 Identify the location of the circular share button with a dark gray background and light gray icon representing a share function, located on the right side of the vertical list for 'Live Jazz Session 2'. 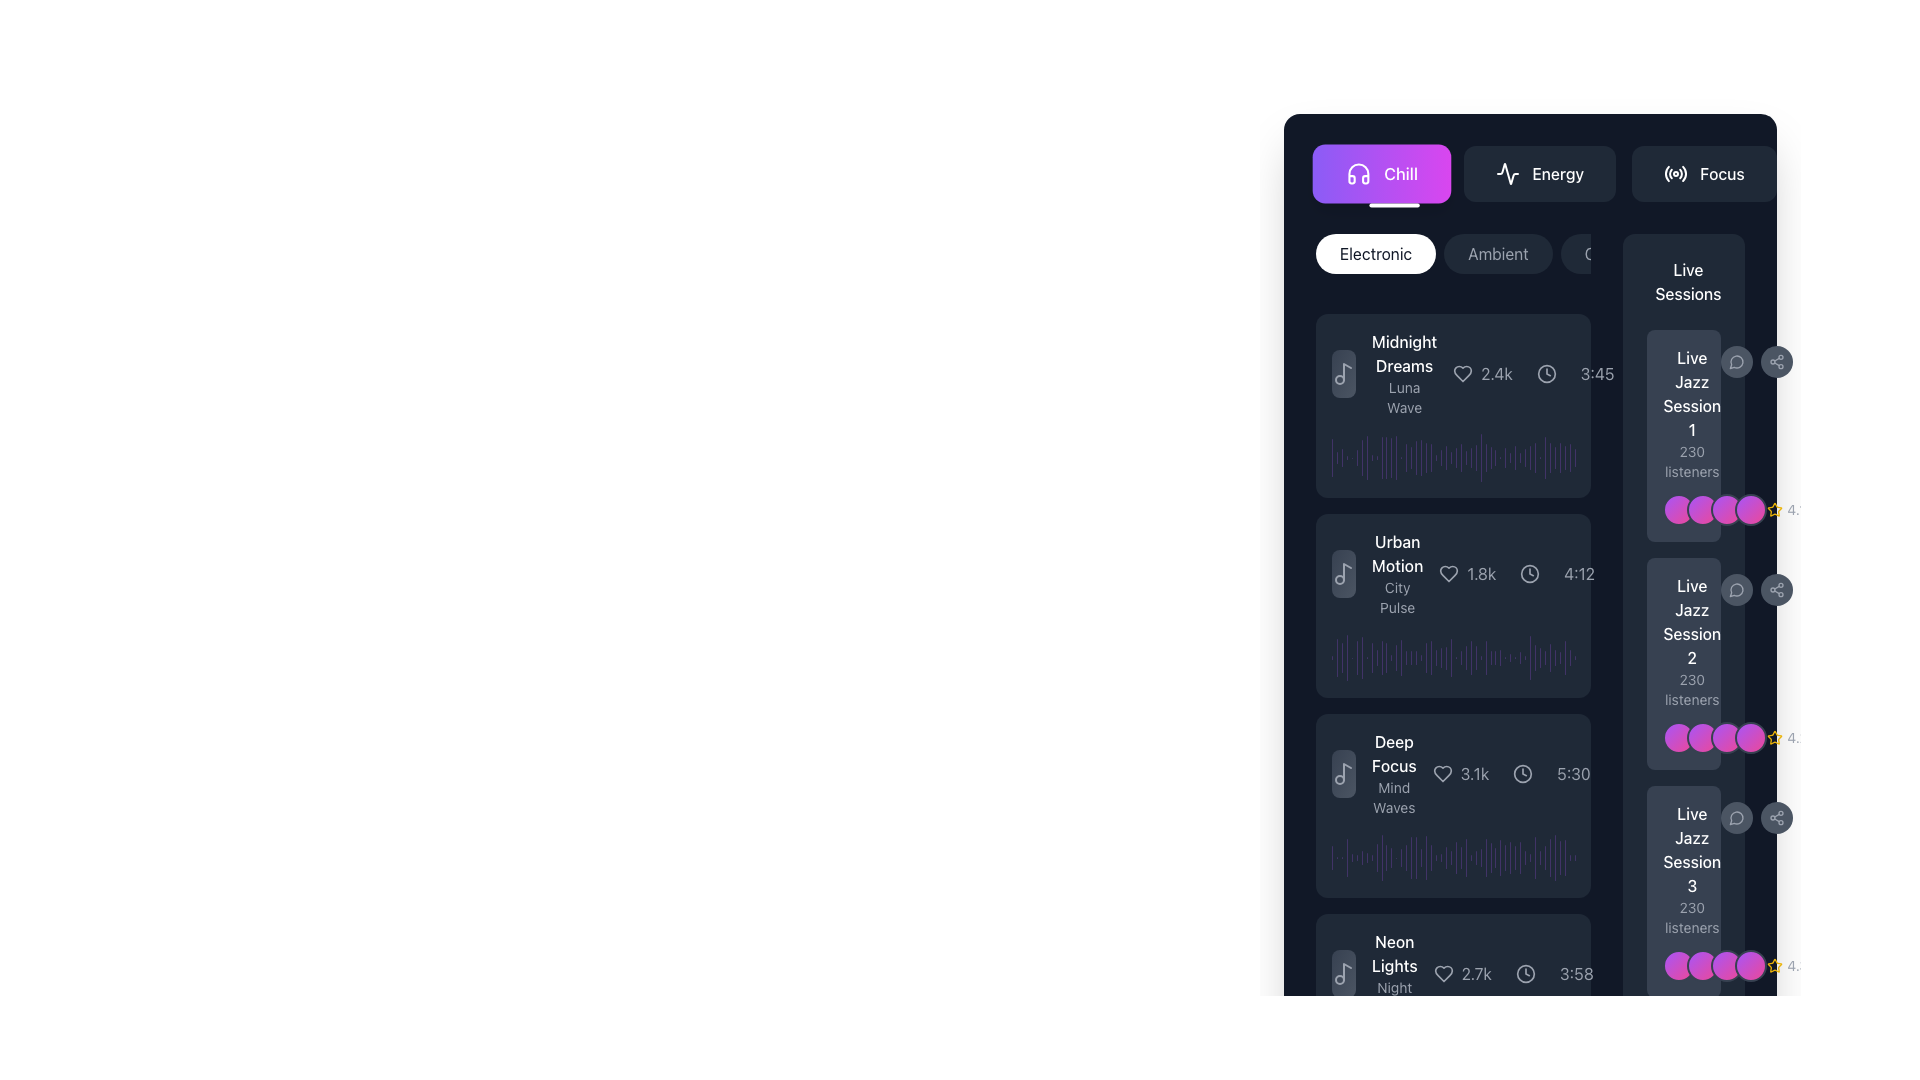
(1777, 589).